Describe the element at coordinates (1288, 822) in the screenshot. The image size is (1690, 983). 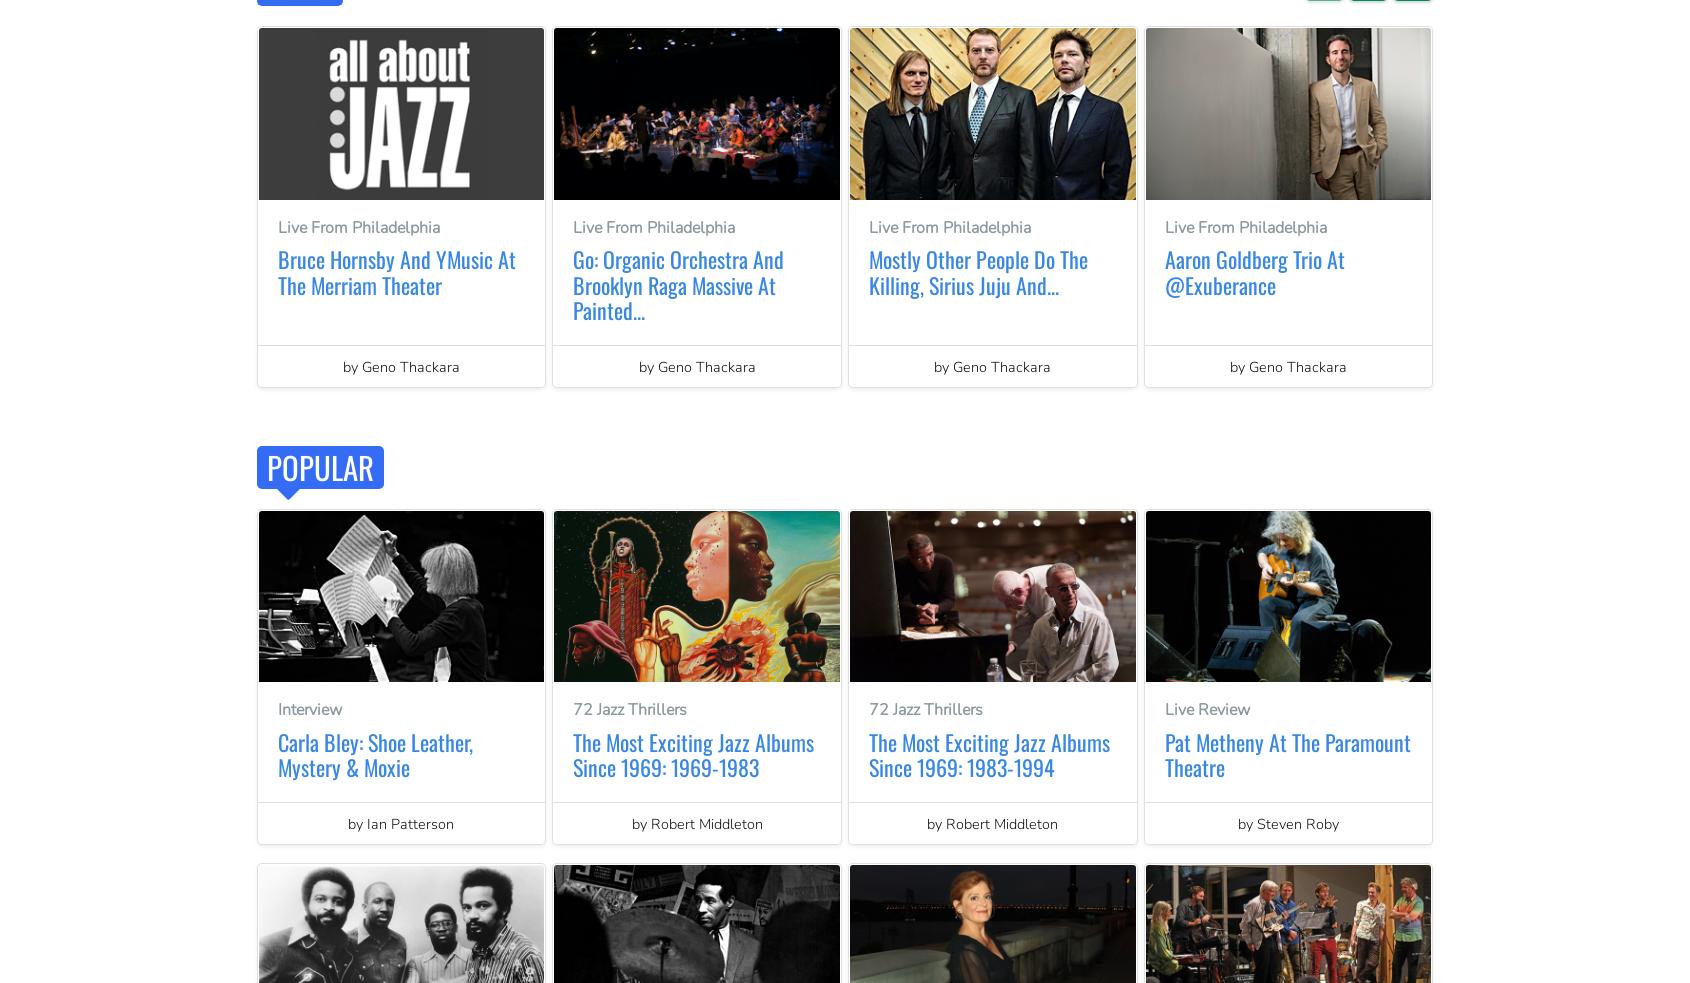
I see `'by Steven Roby'` at that location.